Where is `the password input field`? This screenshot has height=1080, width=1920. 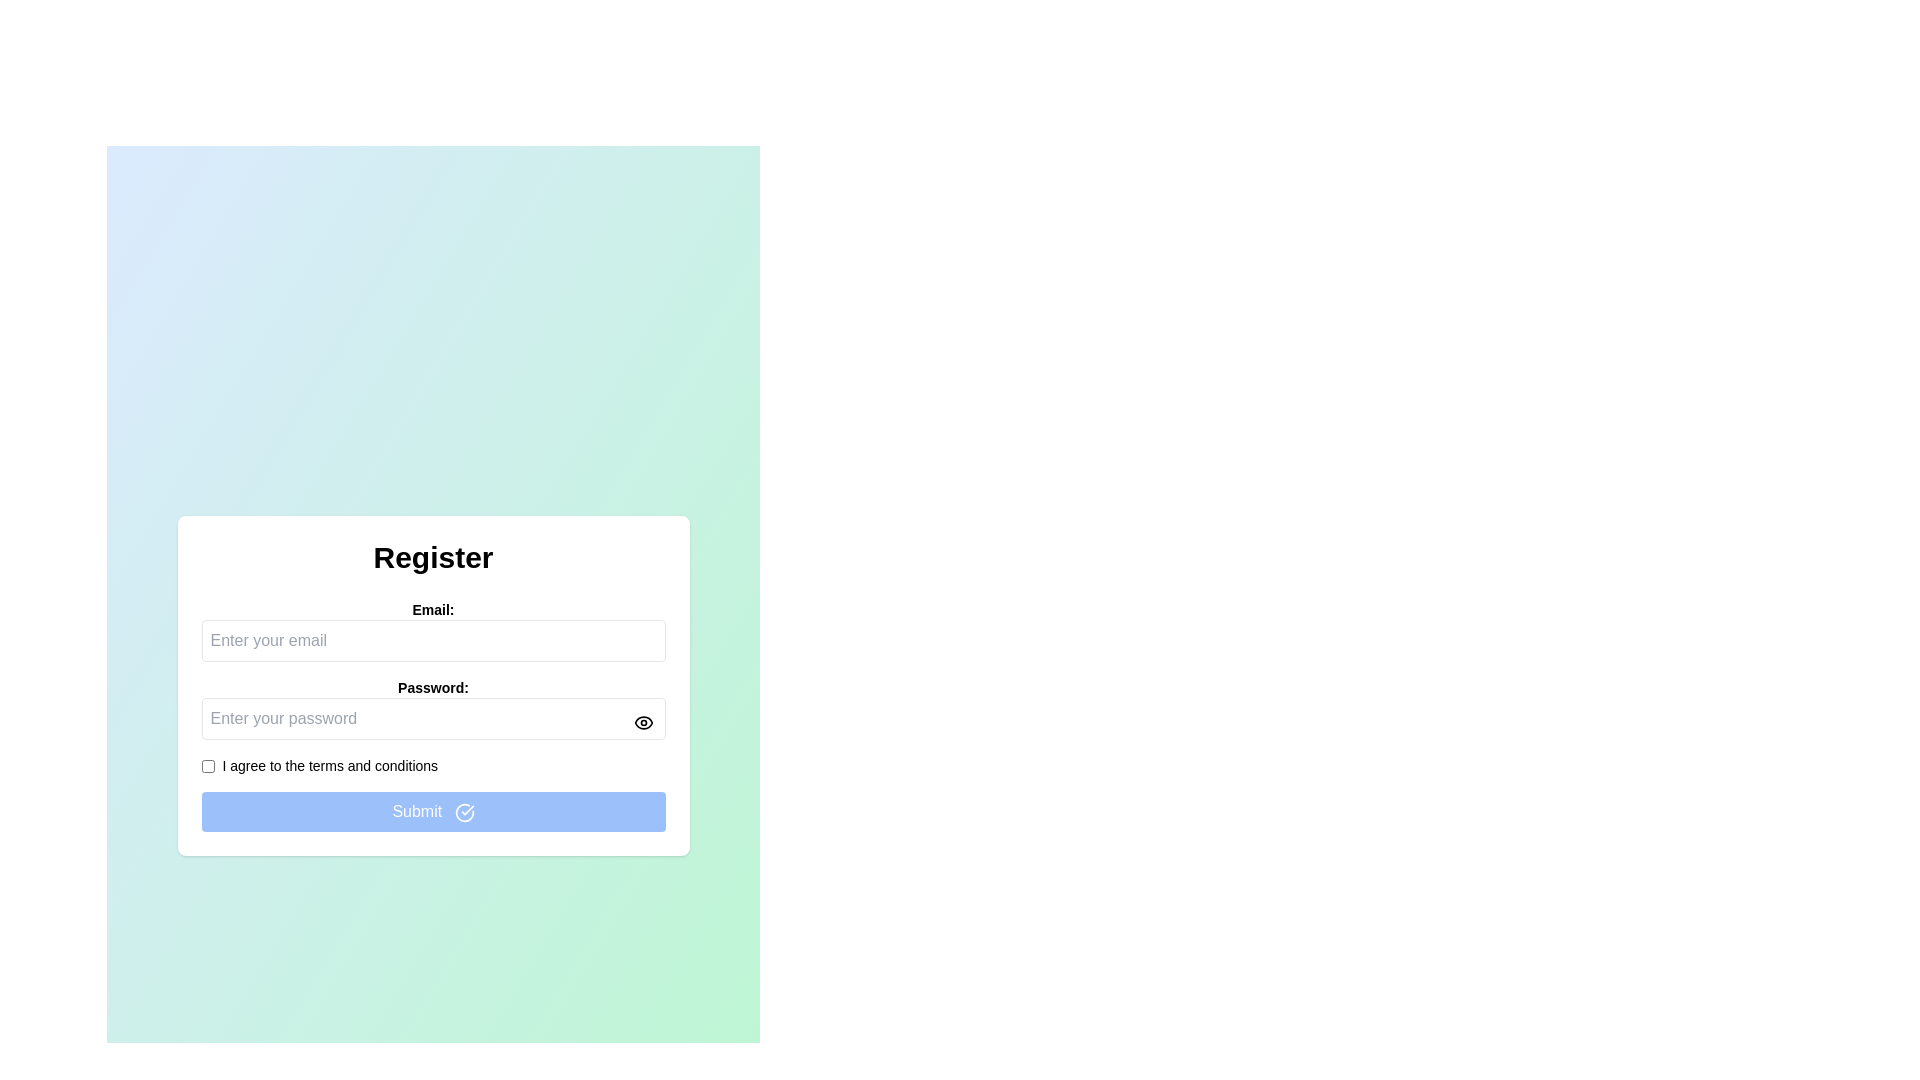
the password input field is located at coordinates (432, 708).